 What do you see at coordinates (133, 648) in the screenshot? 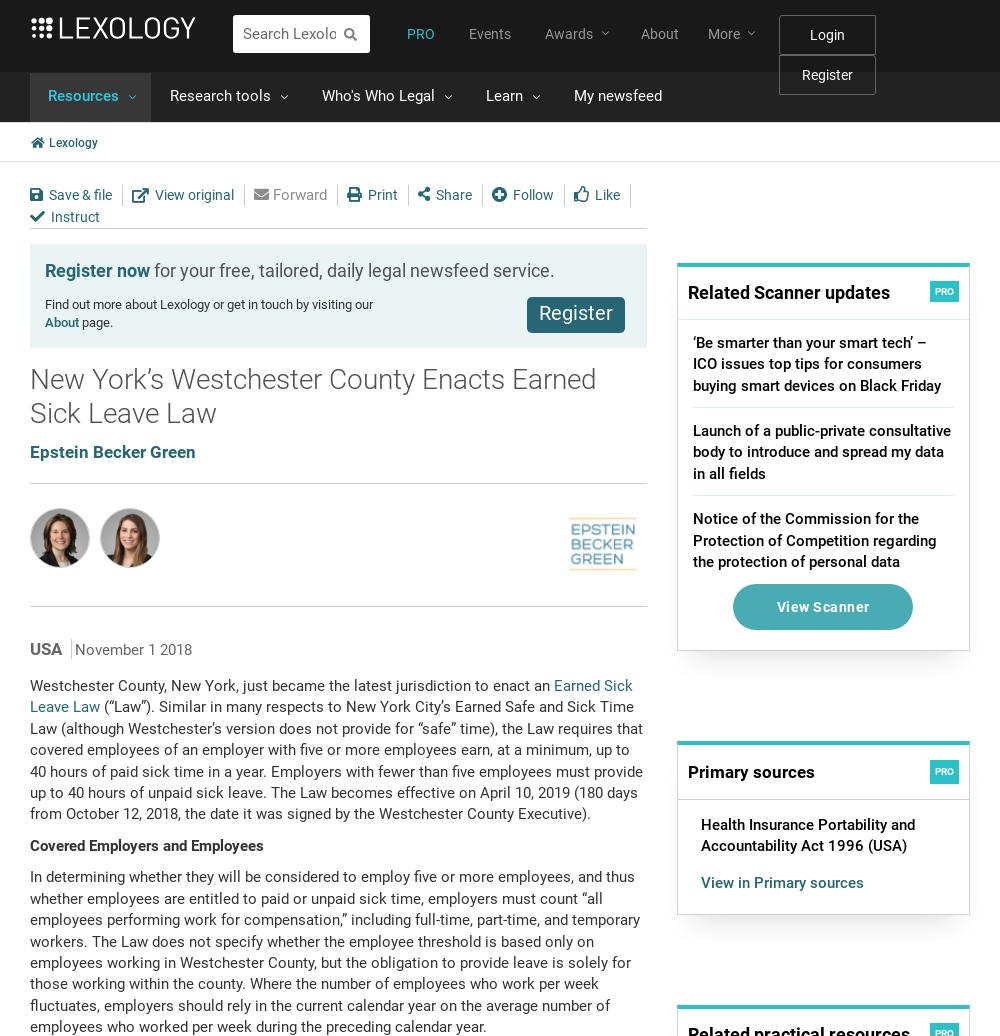
I see `'November 1 2018'` at bounding box center [133, 648].